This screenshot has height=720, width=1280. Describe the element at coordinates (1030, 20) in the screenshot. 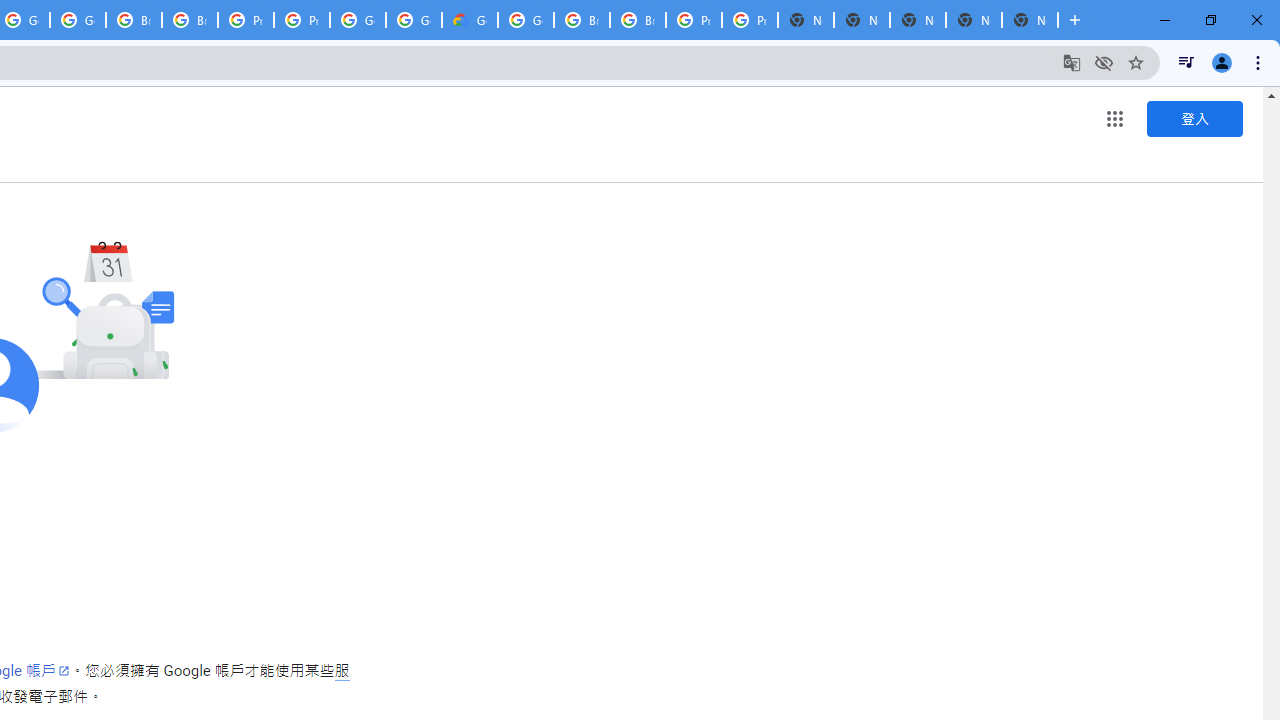

I see `'New Tab'` at that location.